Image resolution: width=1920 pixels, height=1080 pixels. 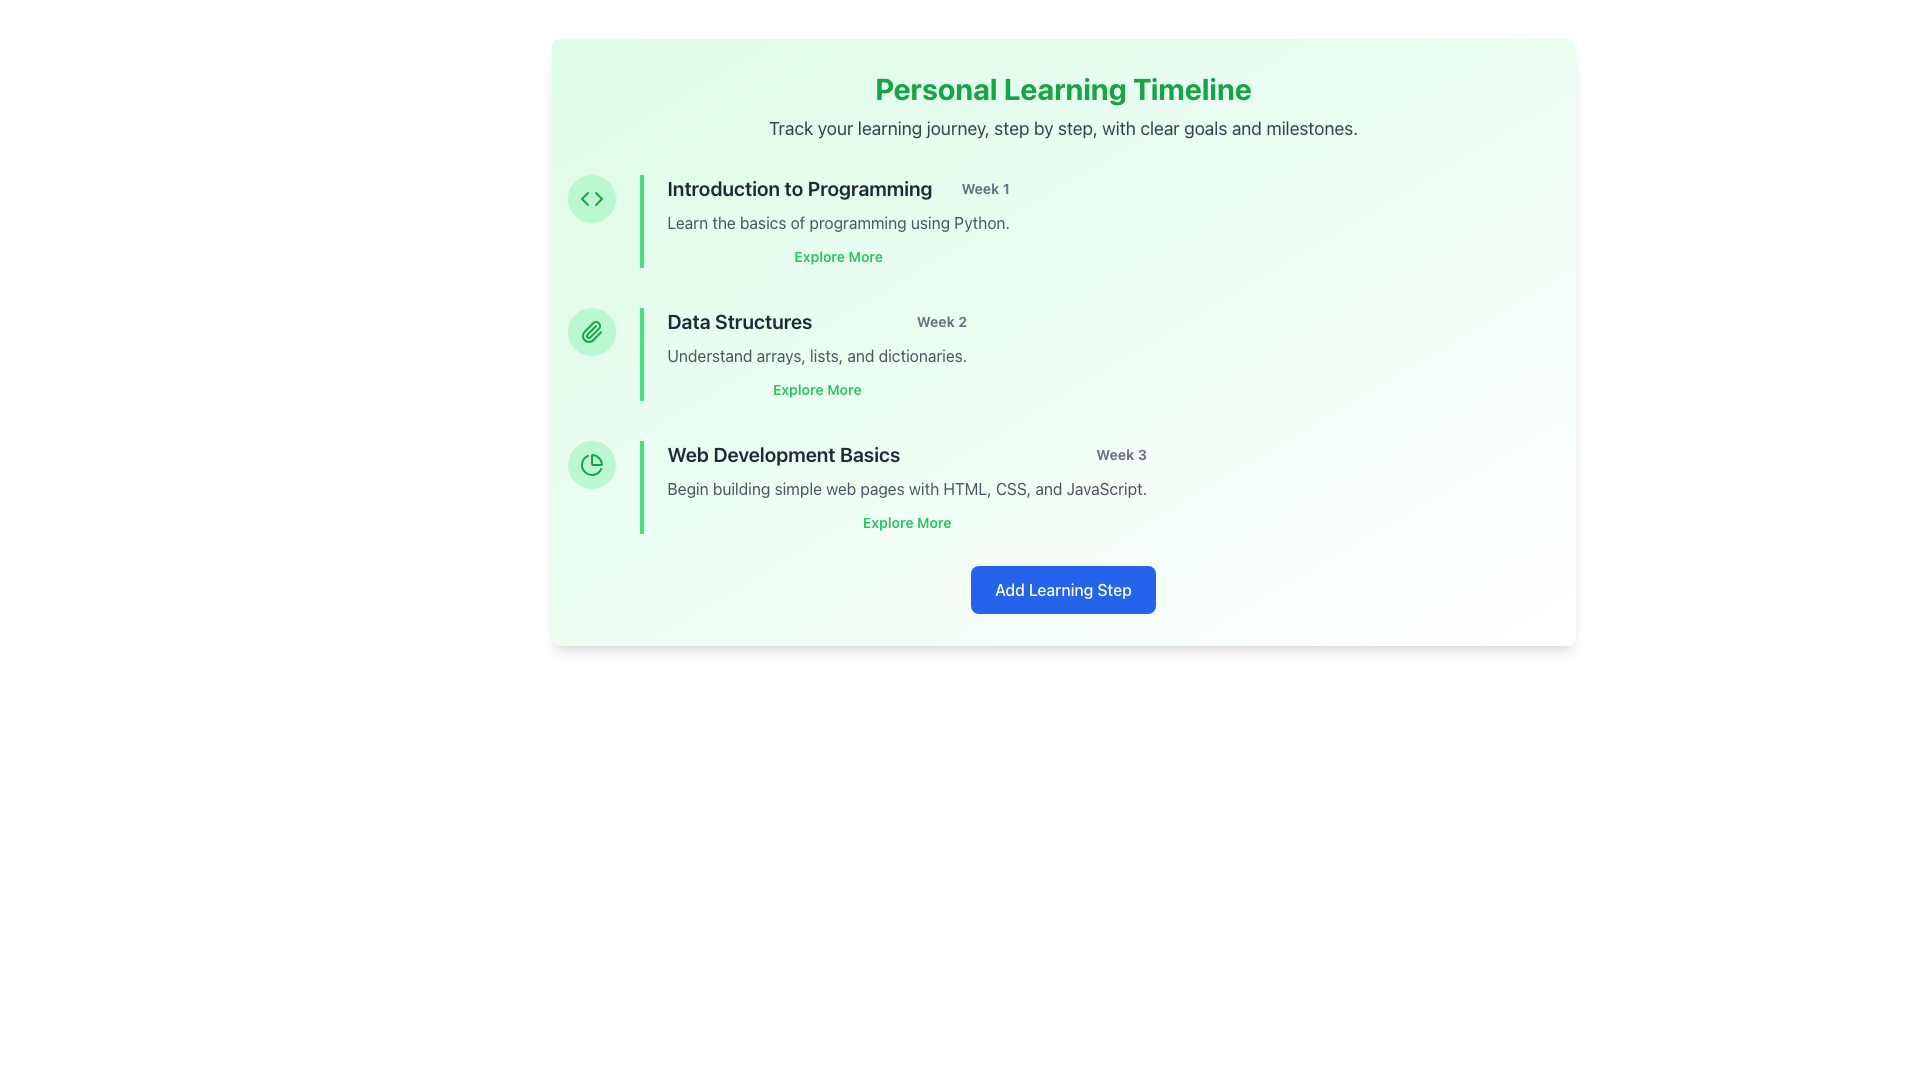 I want to click on the SVG Arrow Icon that visually represents the option to proceed or navigate forward in a timeline or list view, positioned to the left of the text 'Introduction to Programming', so click(x=597, y=199).